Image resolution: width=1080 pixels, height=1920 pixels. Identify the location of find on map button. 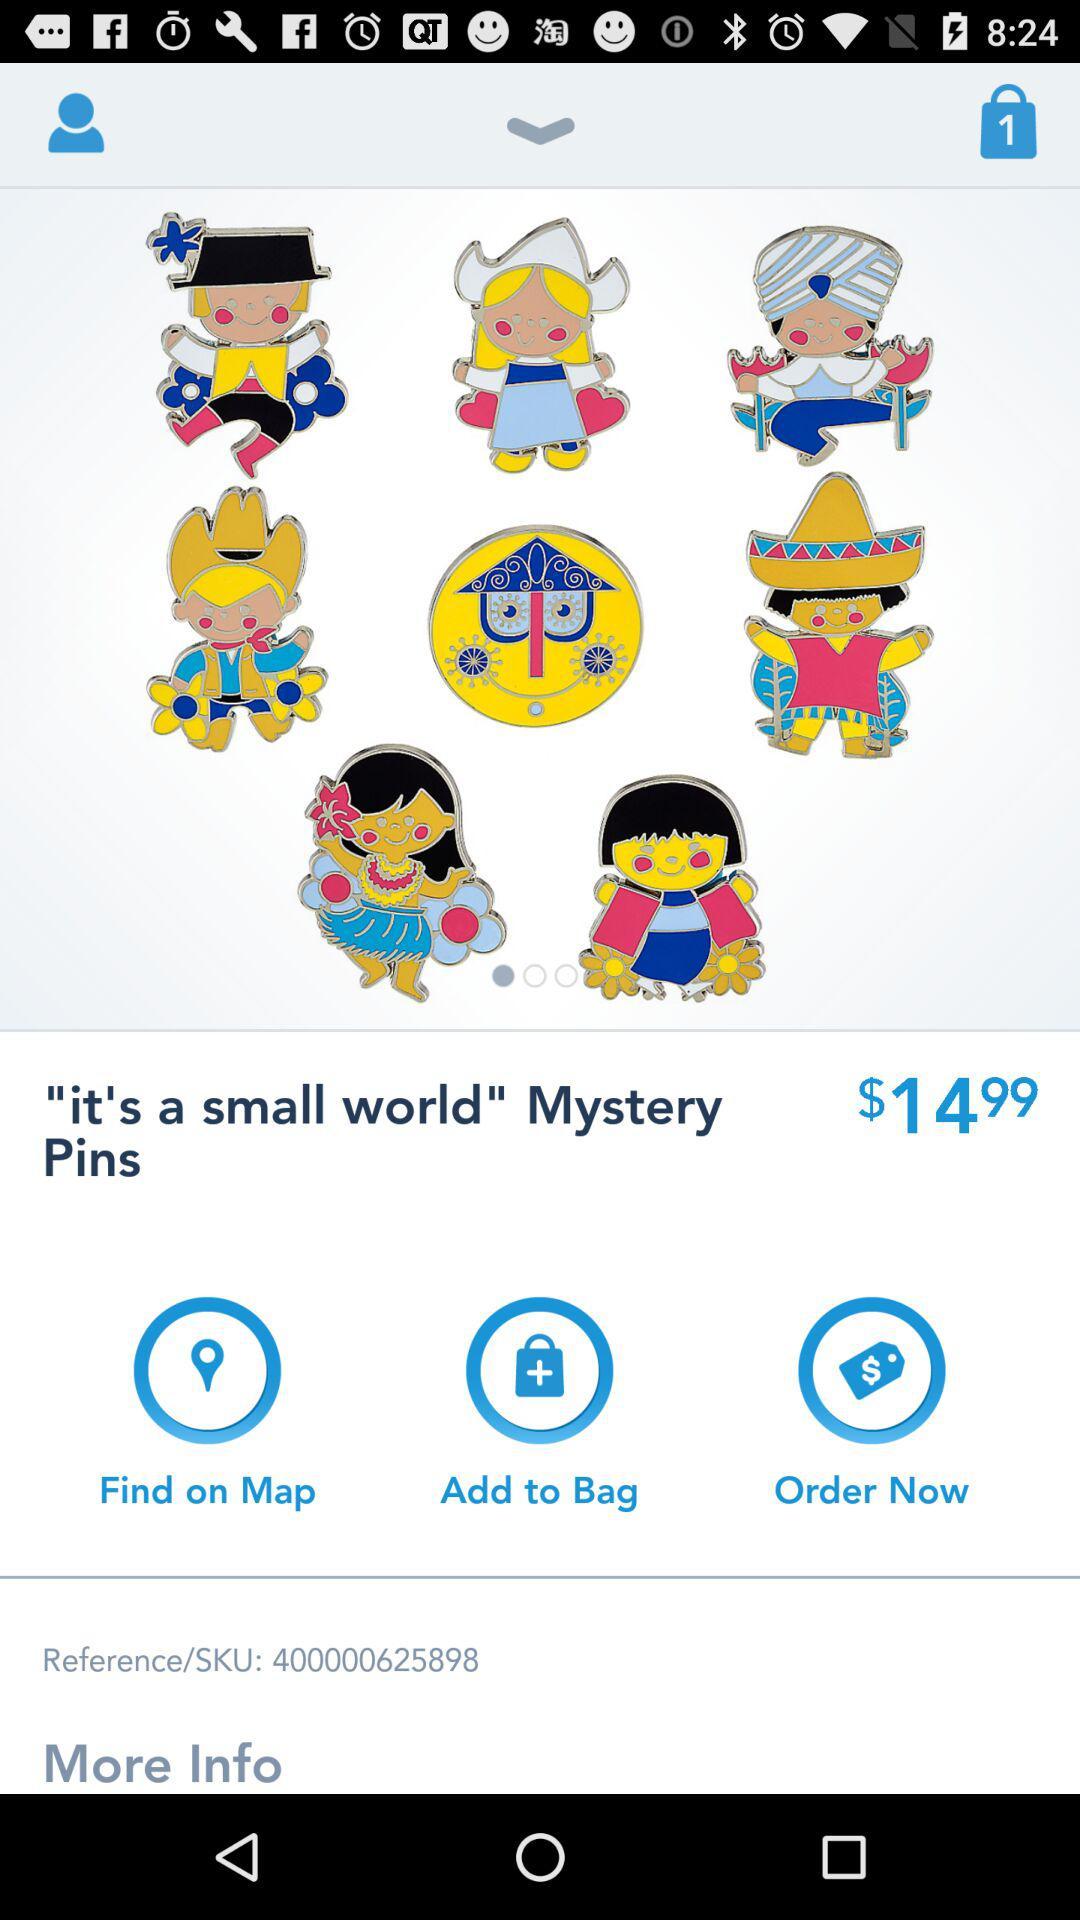
(207, 1402).